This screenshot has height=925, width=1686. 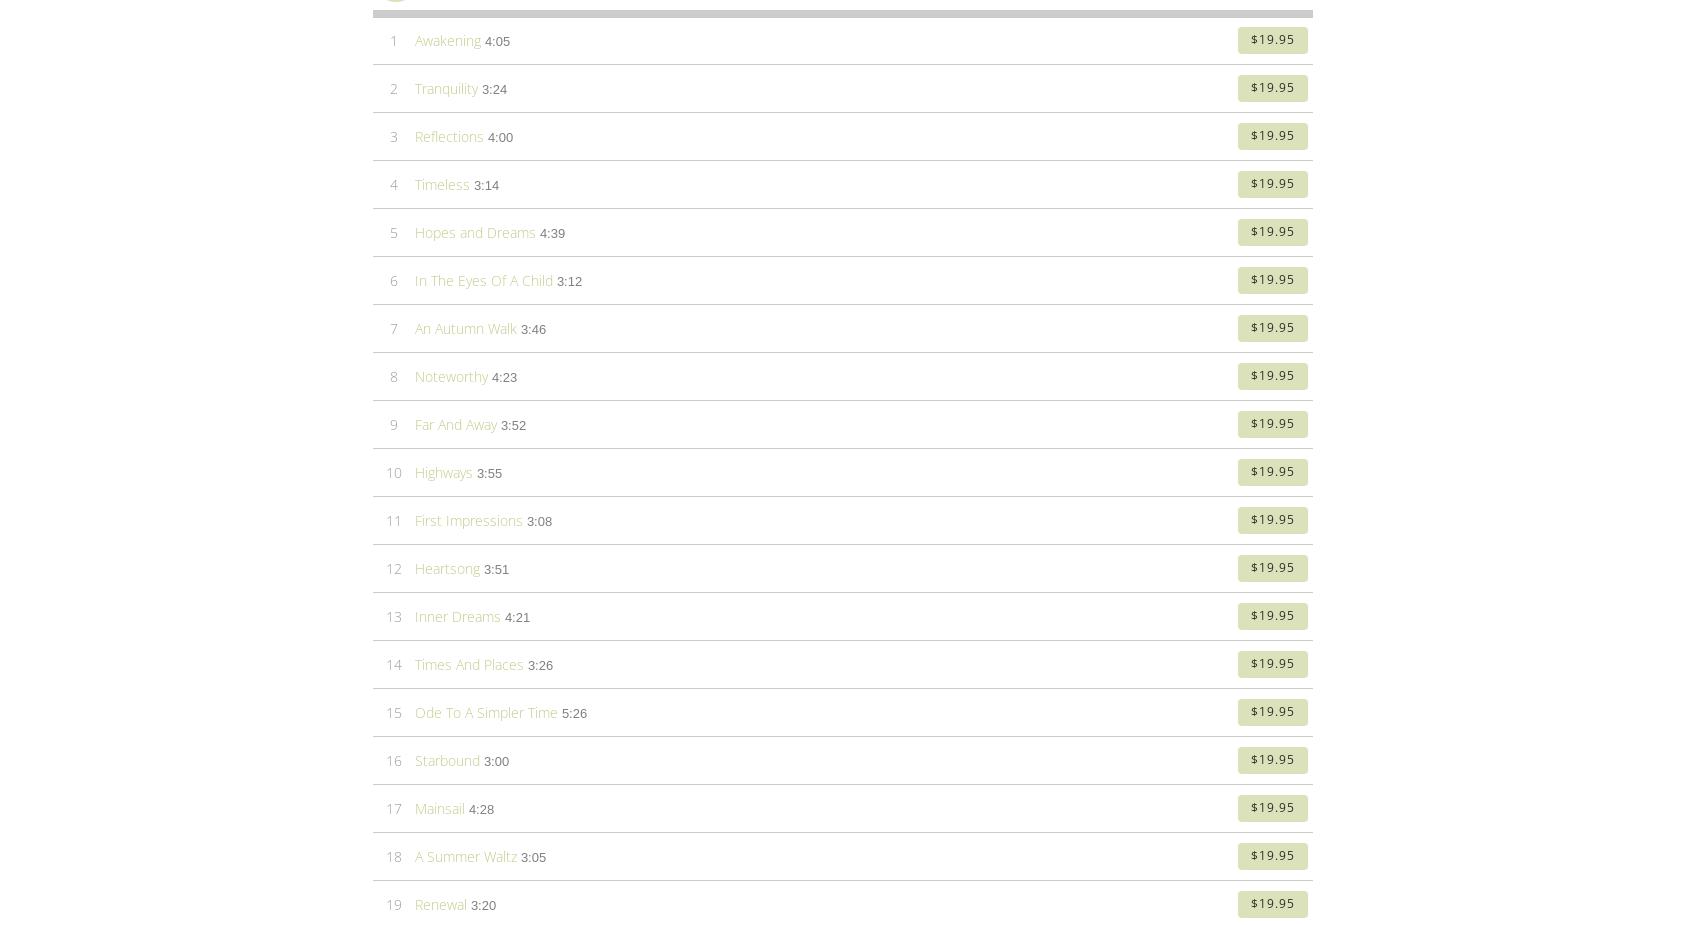 What do you see at coordinates (413, 237) in the screenshot?
I see `'Sea Of Stars'` at bounding box center [413, 237].